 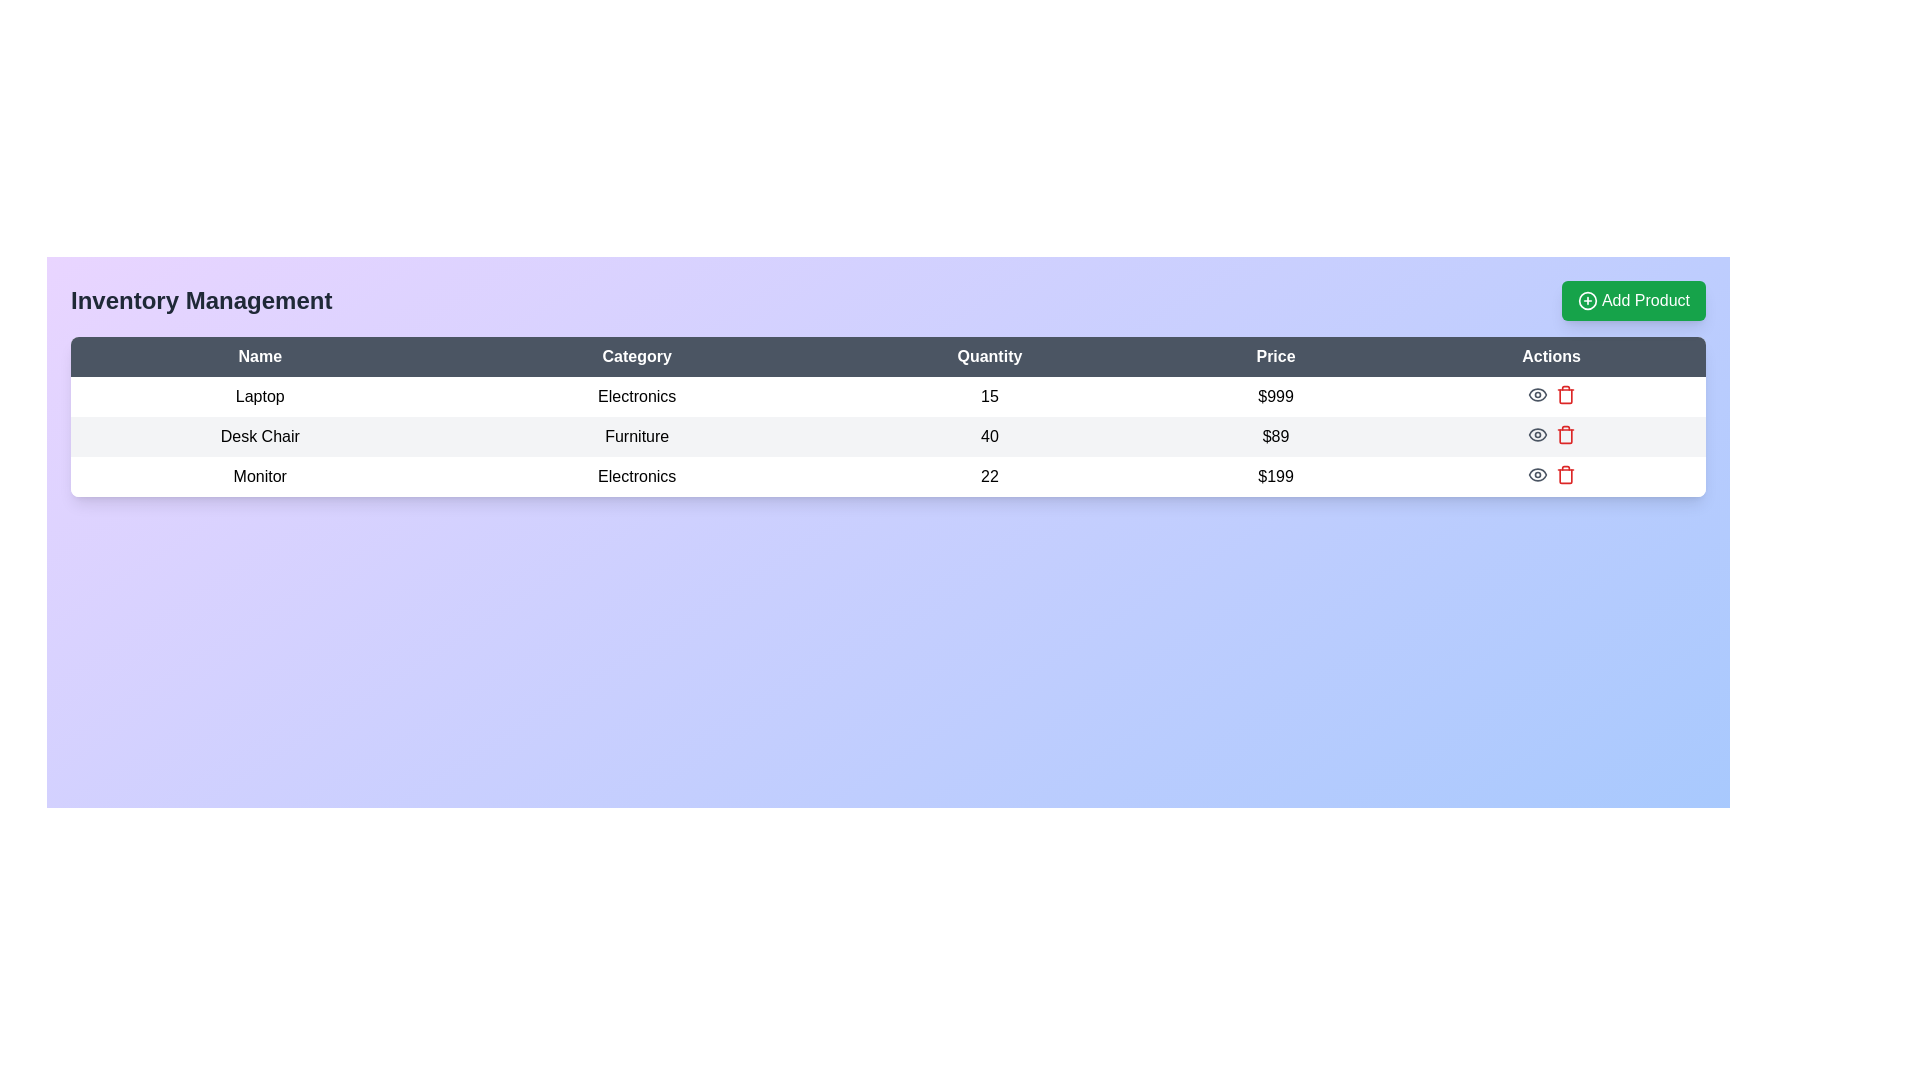 I want to click on the eye icon in the Icon group for the 'Desk Chair' row, so click(x=1550, y=434).